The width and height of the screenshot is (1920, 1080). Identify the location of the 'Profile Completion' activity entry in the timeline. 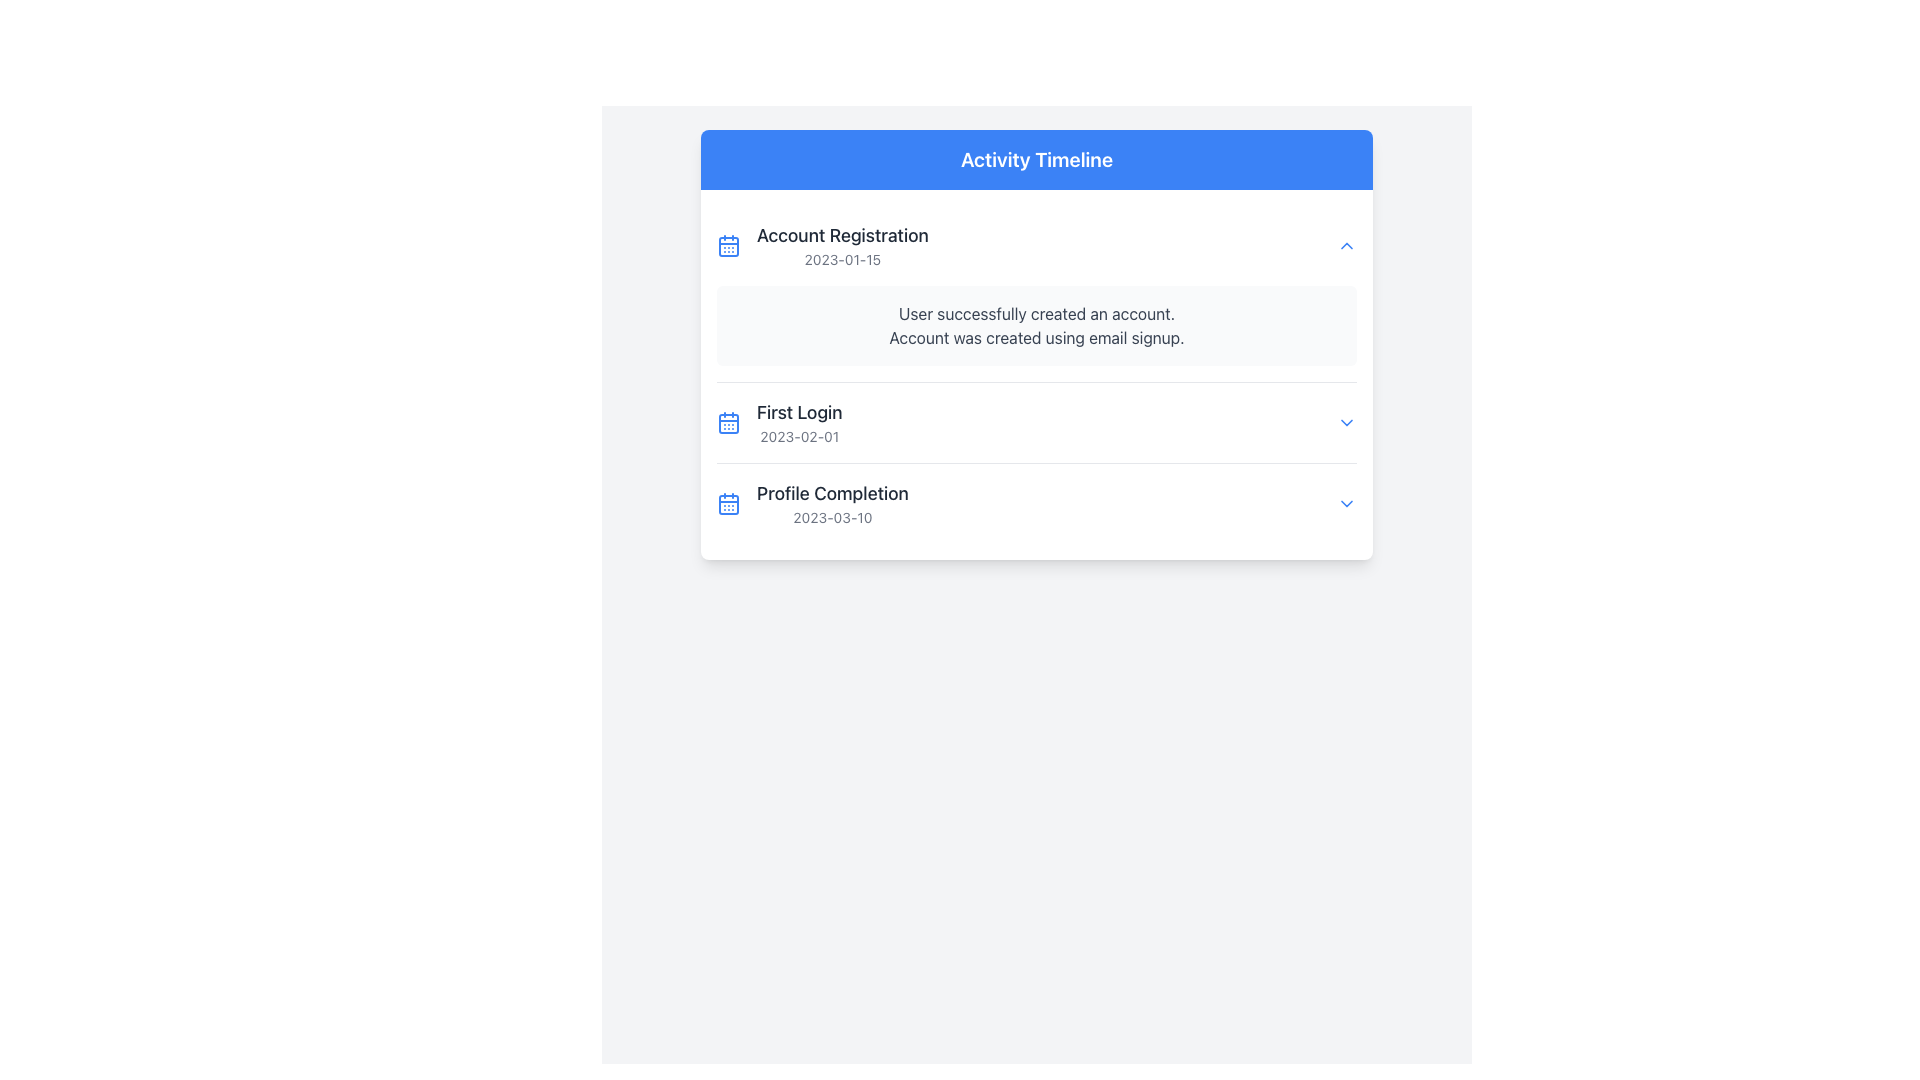
(812, 503).